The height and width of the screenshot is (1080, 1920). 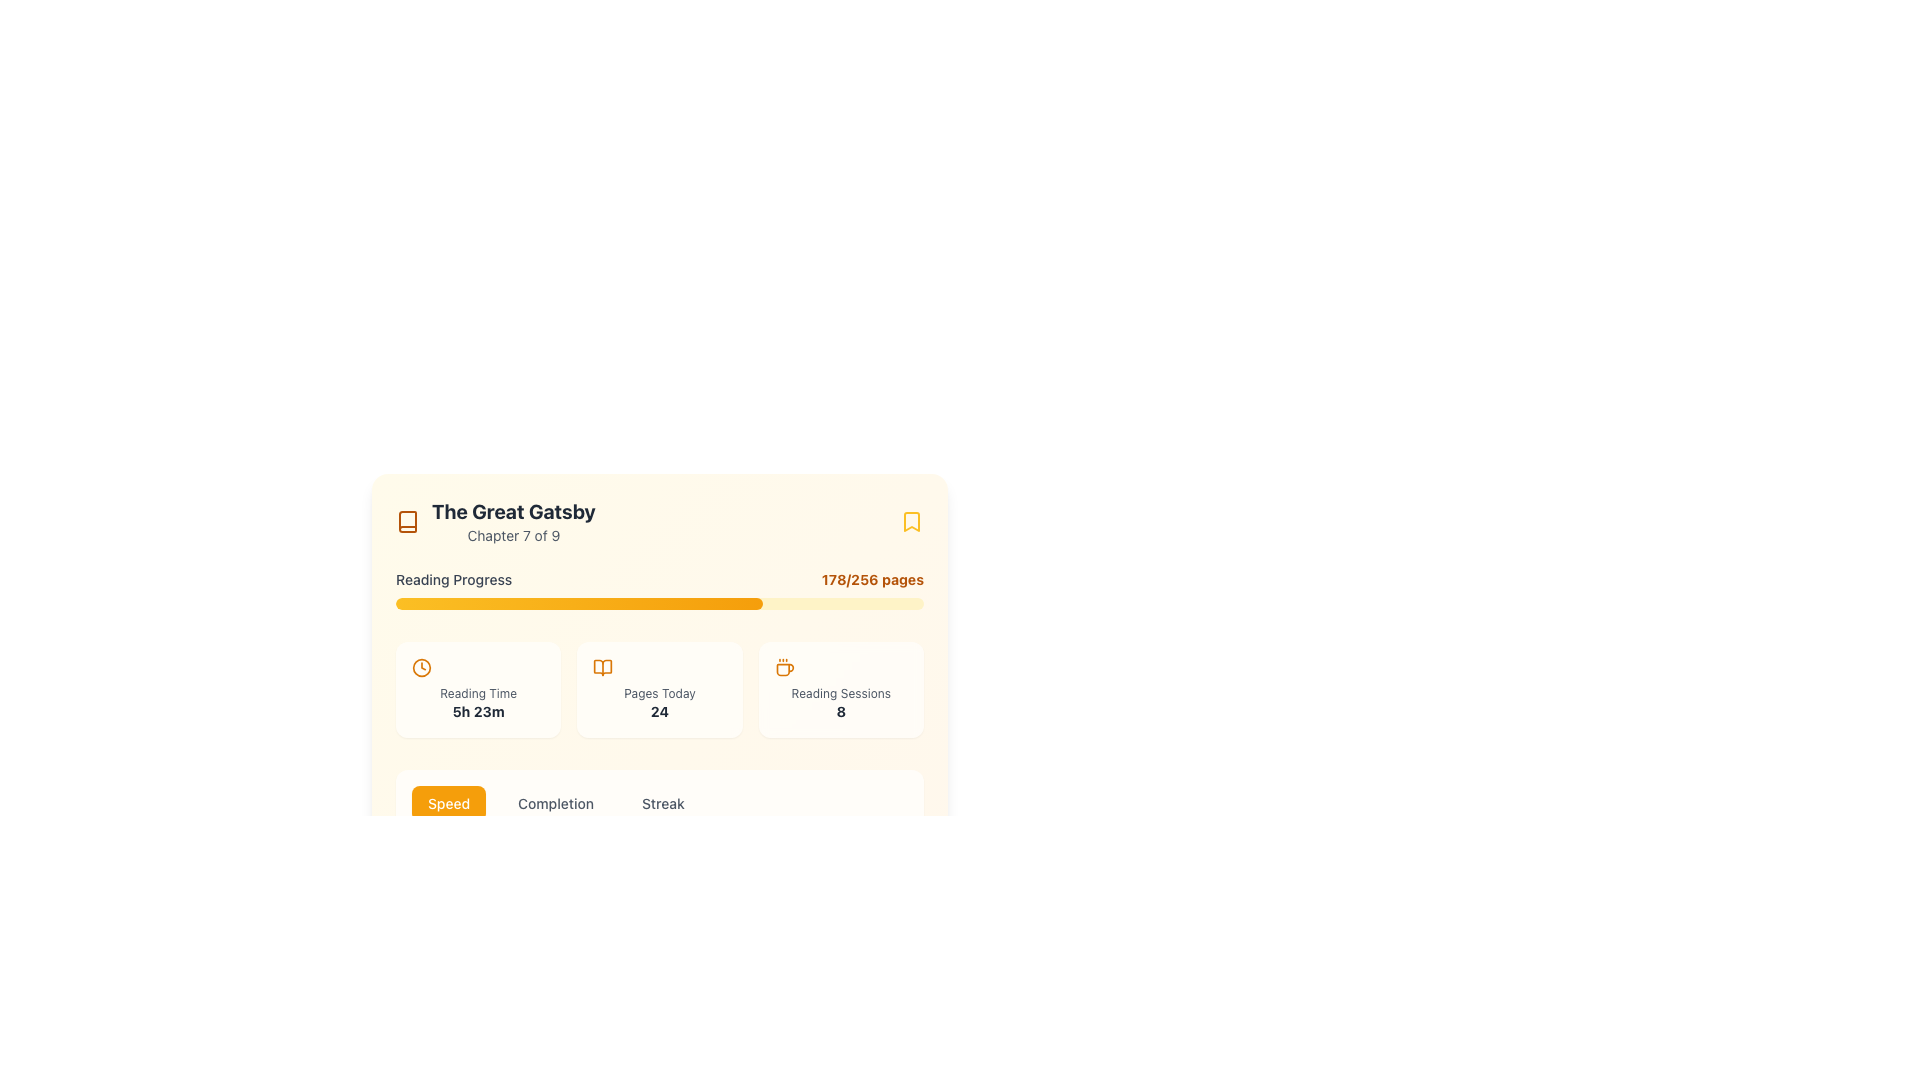 What do you see at coordinates (477, 711) in the screenshot?
I see `the Text Label displaying '5h 23m', which is rendered in a bold small font style and is located below the 'Reading Time' label` at bounding box center [477, 711].